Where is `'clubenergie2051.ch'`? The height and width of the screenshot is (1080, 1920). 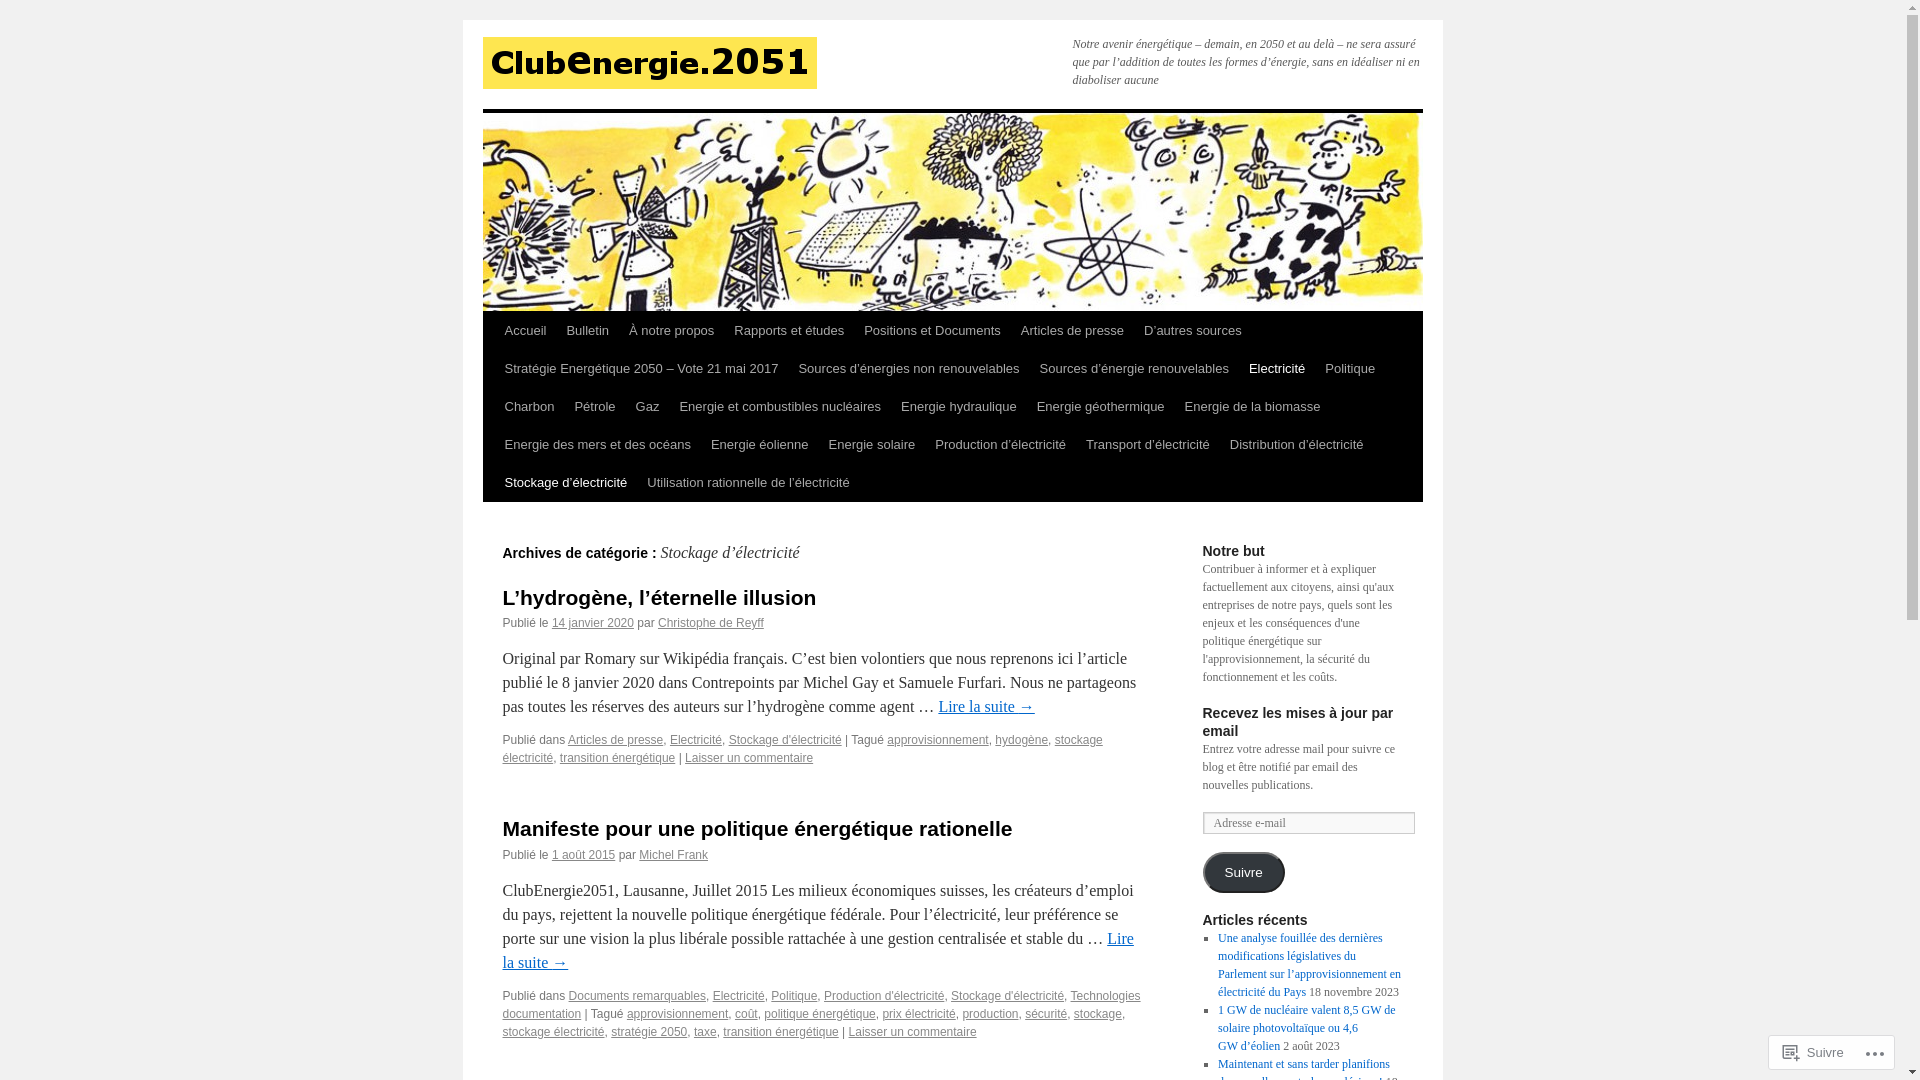
'clubenergie2051.ch' is located at coordinates (648, 61).